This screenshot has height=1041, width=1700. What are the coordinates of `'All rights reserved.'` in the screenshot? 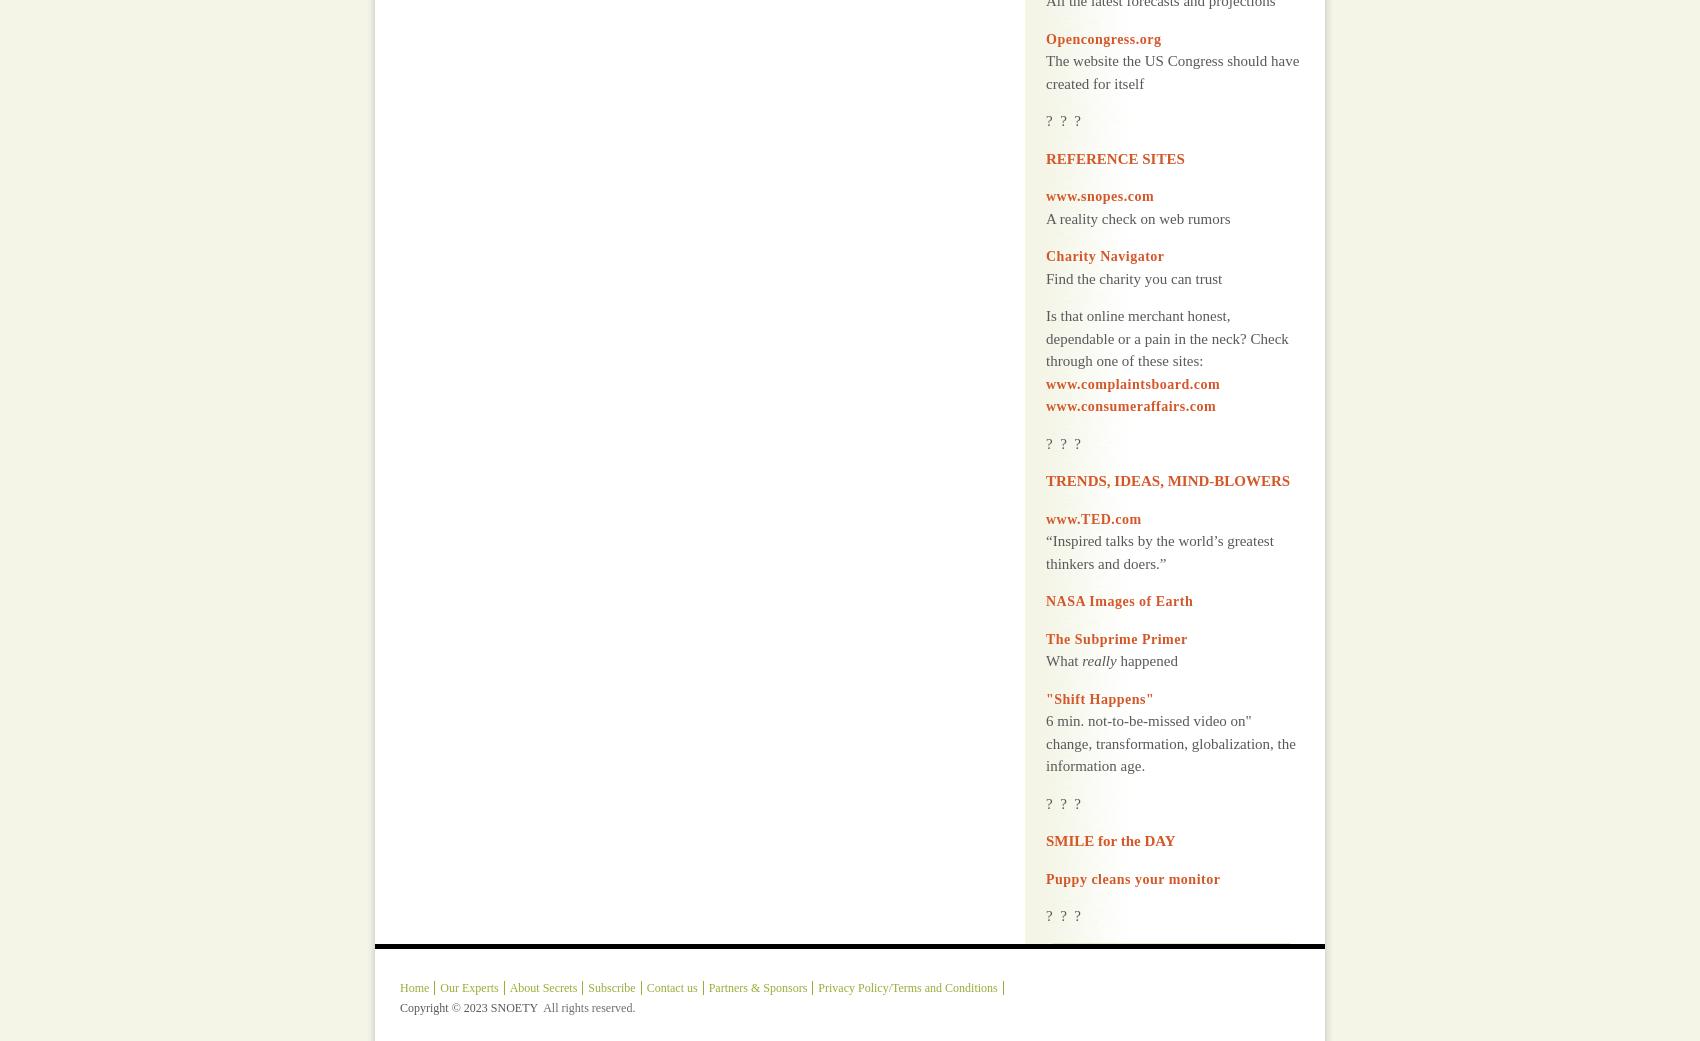 It's located at (588, 956).